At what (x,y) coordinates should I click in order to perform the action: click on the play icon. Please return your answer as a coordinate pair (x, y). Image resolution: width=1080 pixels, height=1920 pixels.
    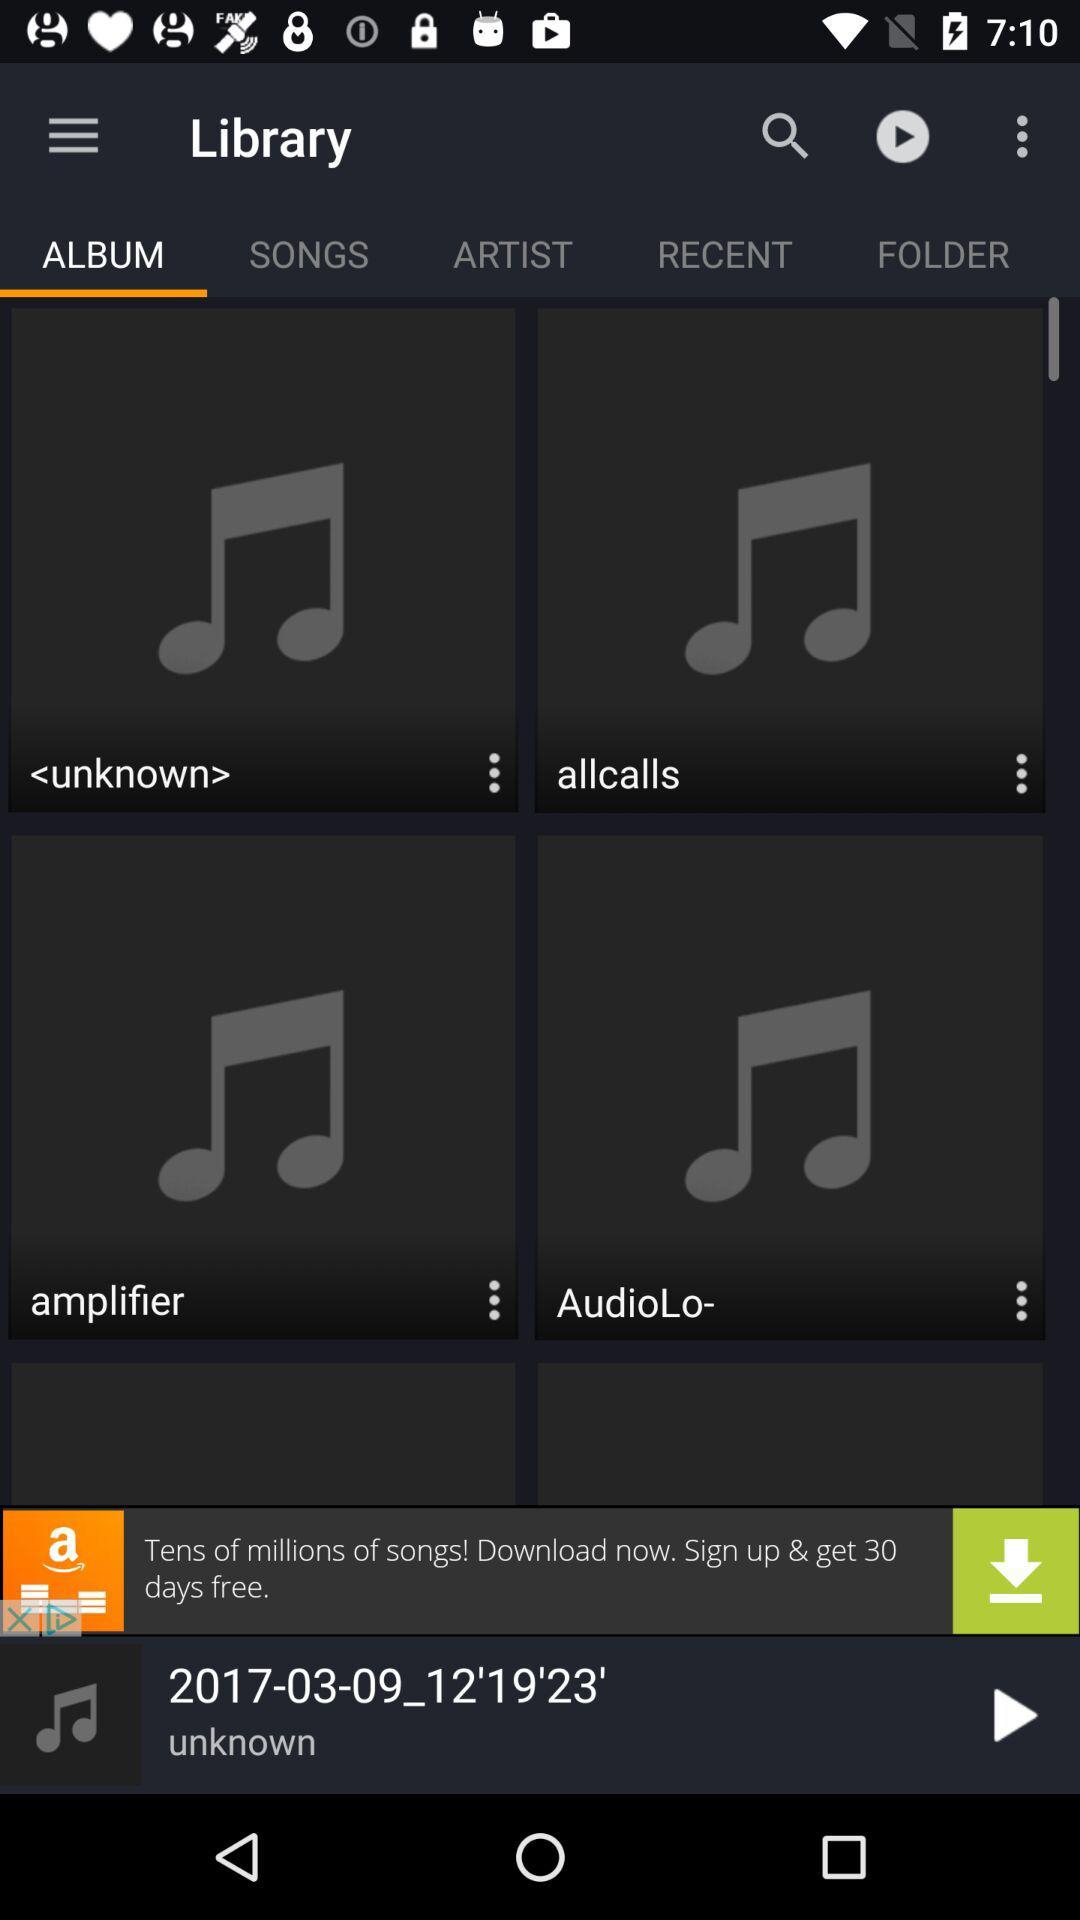
    Looking at the image, I should click on (1011, 1714).